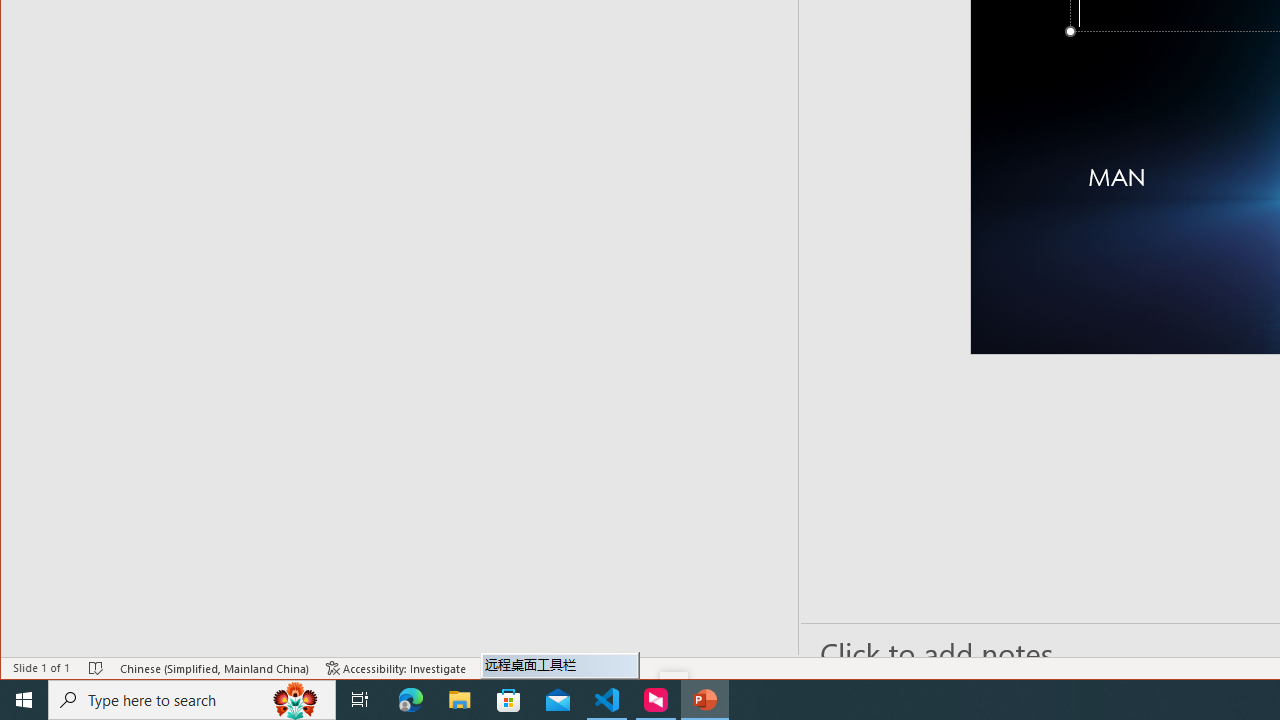 The image size is (1280, 720). What do you see at coordinates (24, 698) in the screenshot?
I see `'Start'` at bounding box center [24, 698].